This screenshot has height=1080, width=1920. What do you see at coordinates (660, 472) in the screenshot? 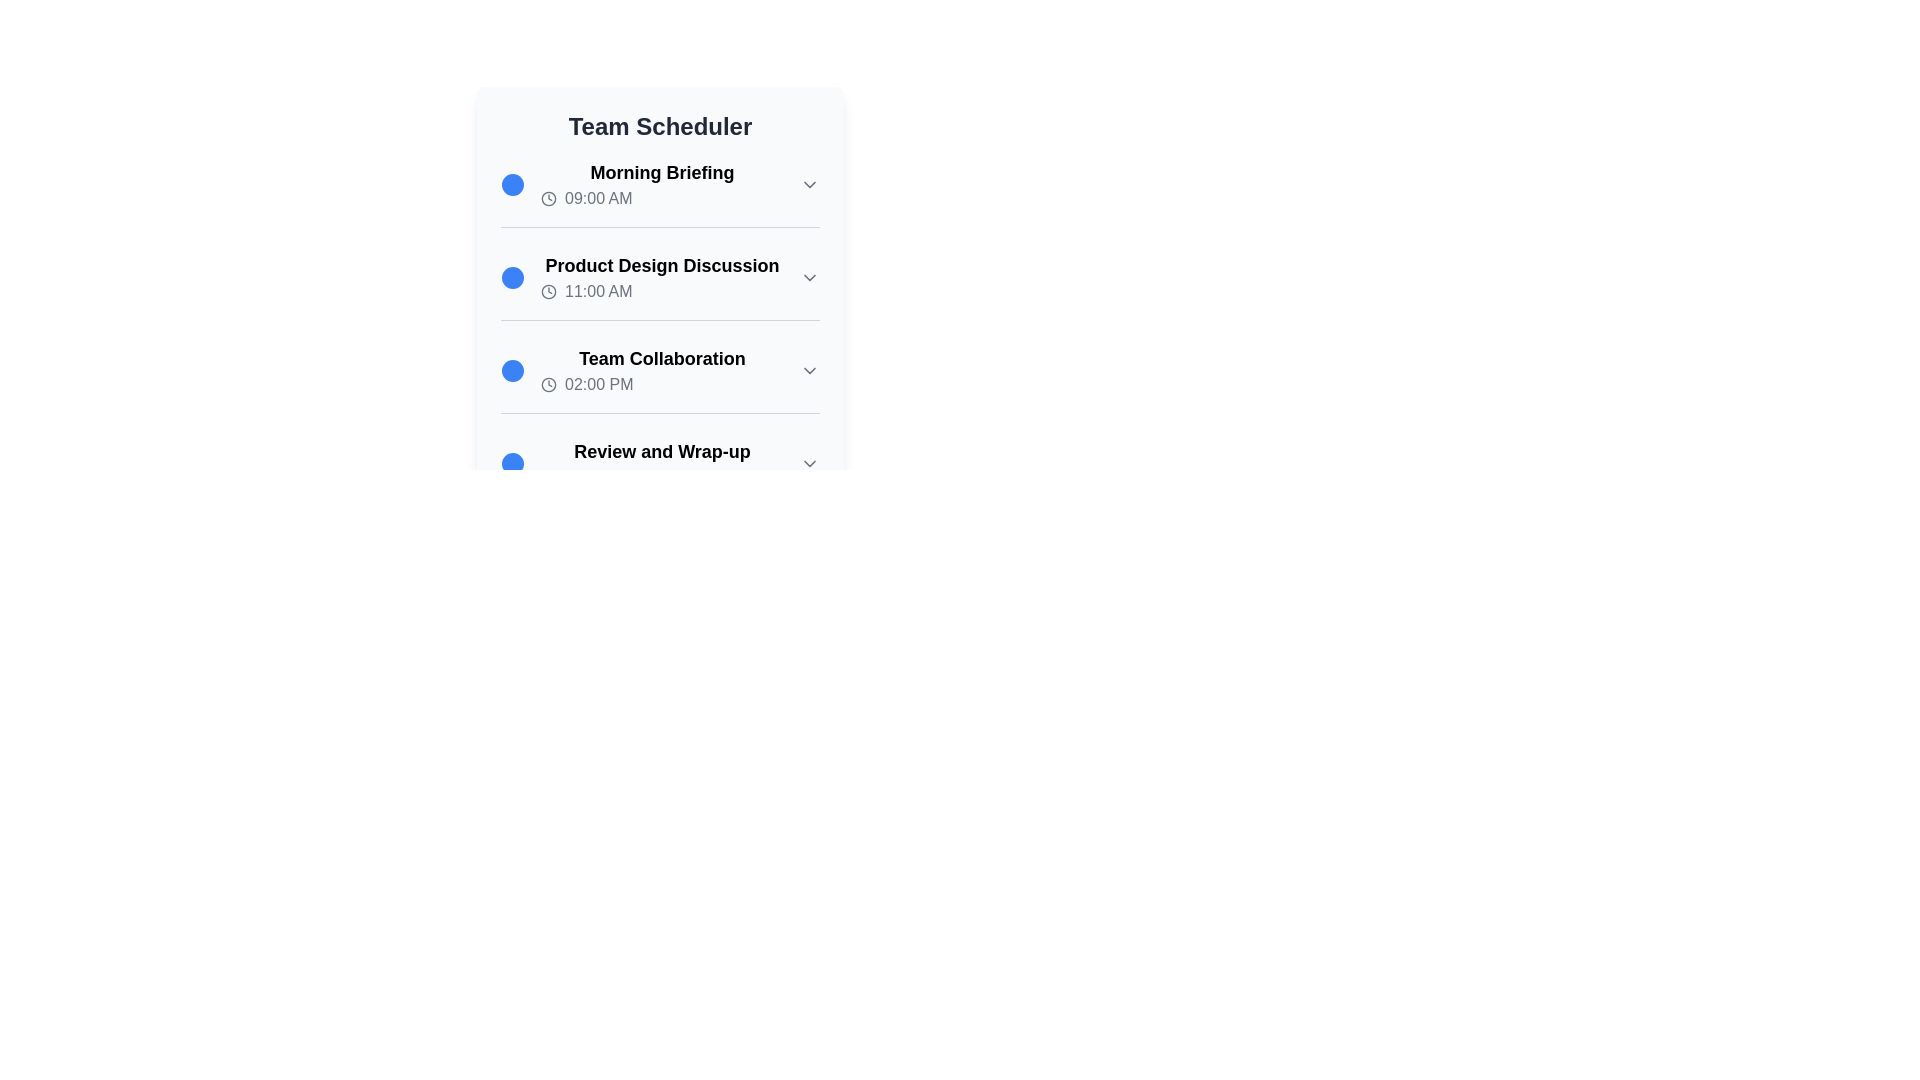
I see `event name and time from the Schedule Item displaying 'Review and Wrap-up 04:30 PM' located in the Team Scheduler list` at bounding box center [660, 472].